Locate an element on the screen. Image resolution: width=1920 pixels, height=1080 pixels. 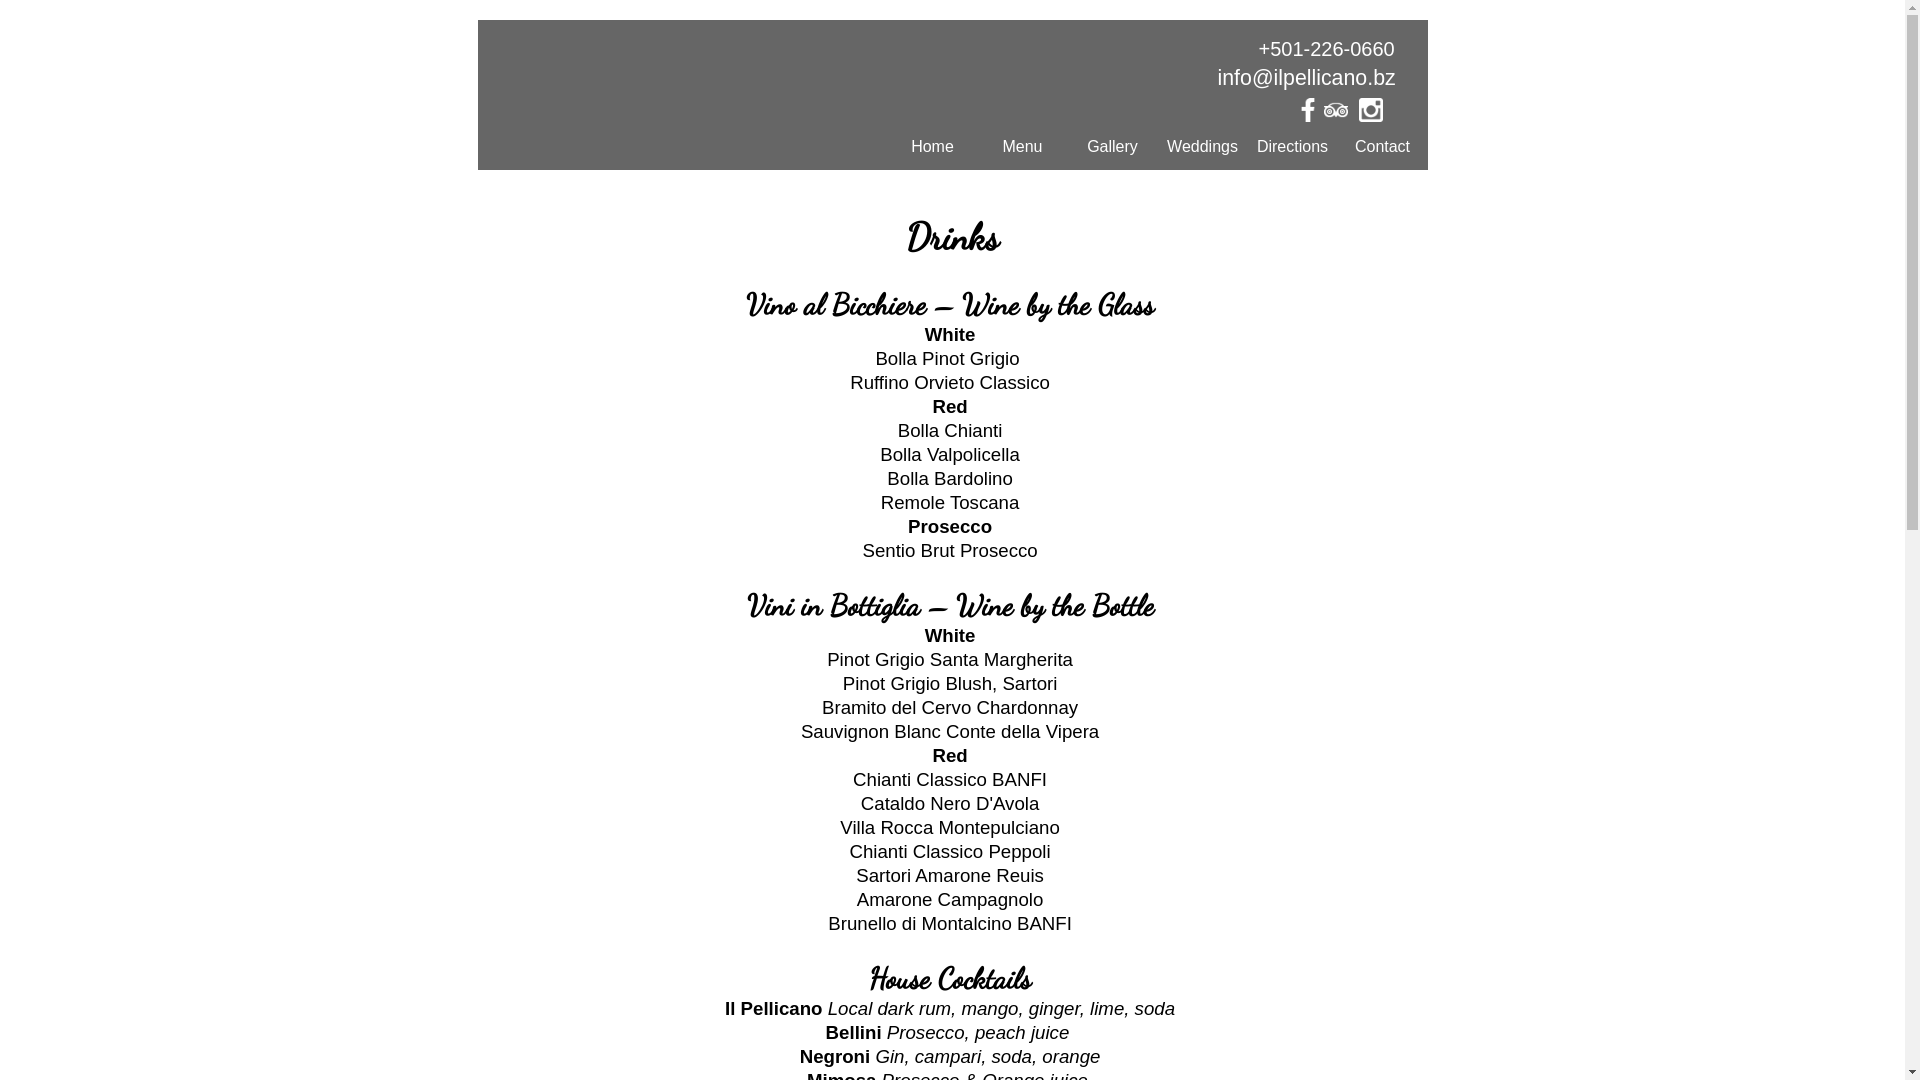
'Weddings' is located at coordinates (1202, 145).